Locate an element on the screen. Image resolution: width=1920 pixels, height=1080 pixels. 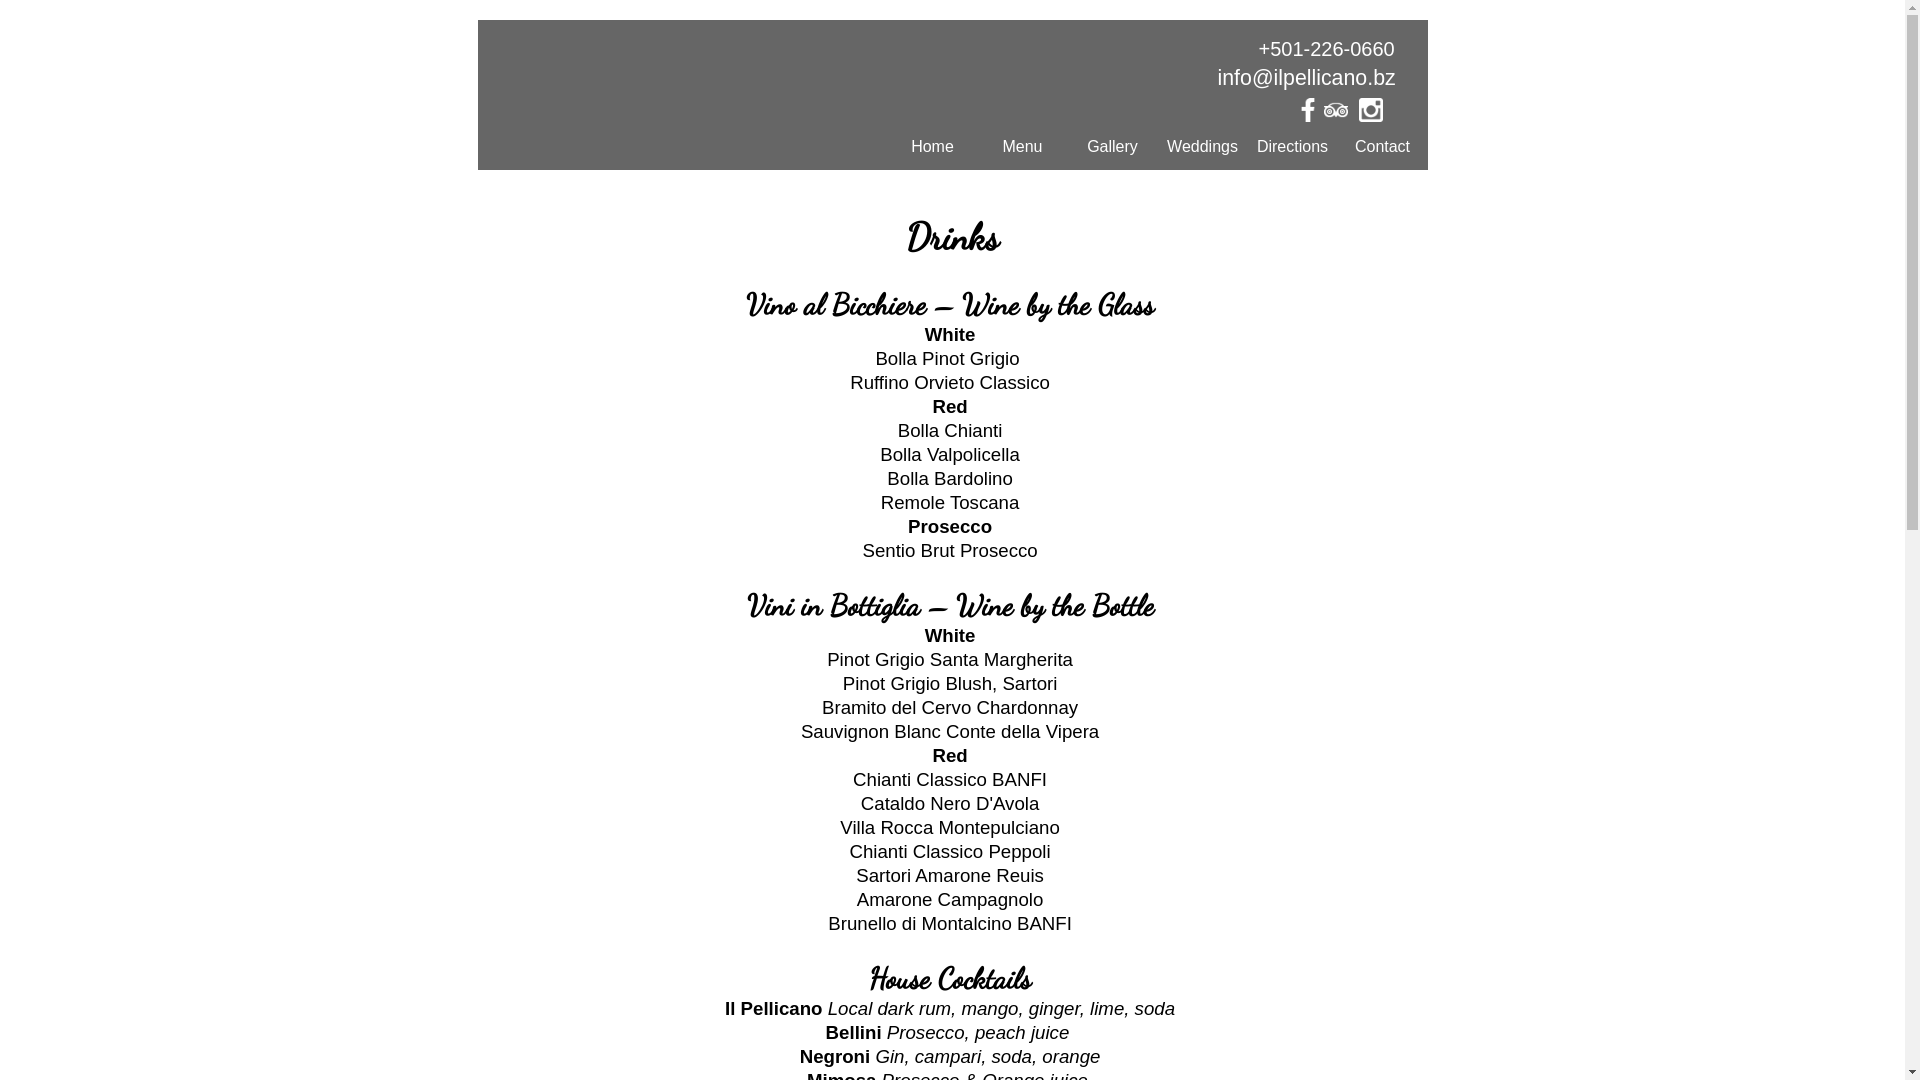
'Weddings' is located at coordinates (1202, 145).